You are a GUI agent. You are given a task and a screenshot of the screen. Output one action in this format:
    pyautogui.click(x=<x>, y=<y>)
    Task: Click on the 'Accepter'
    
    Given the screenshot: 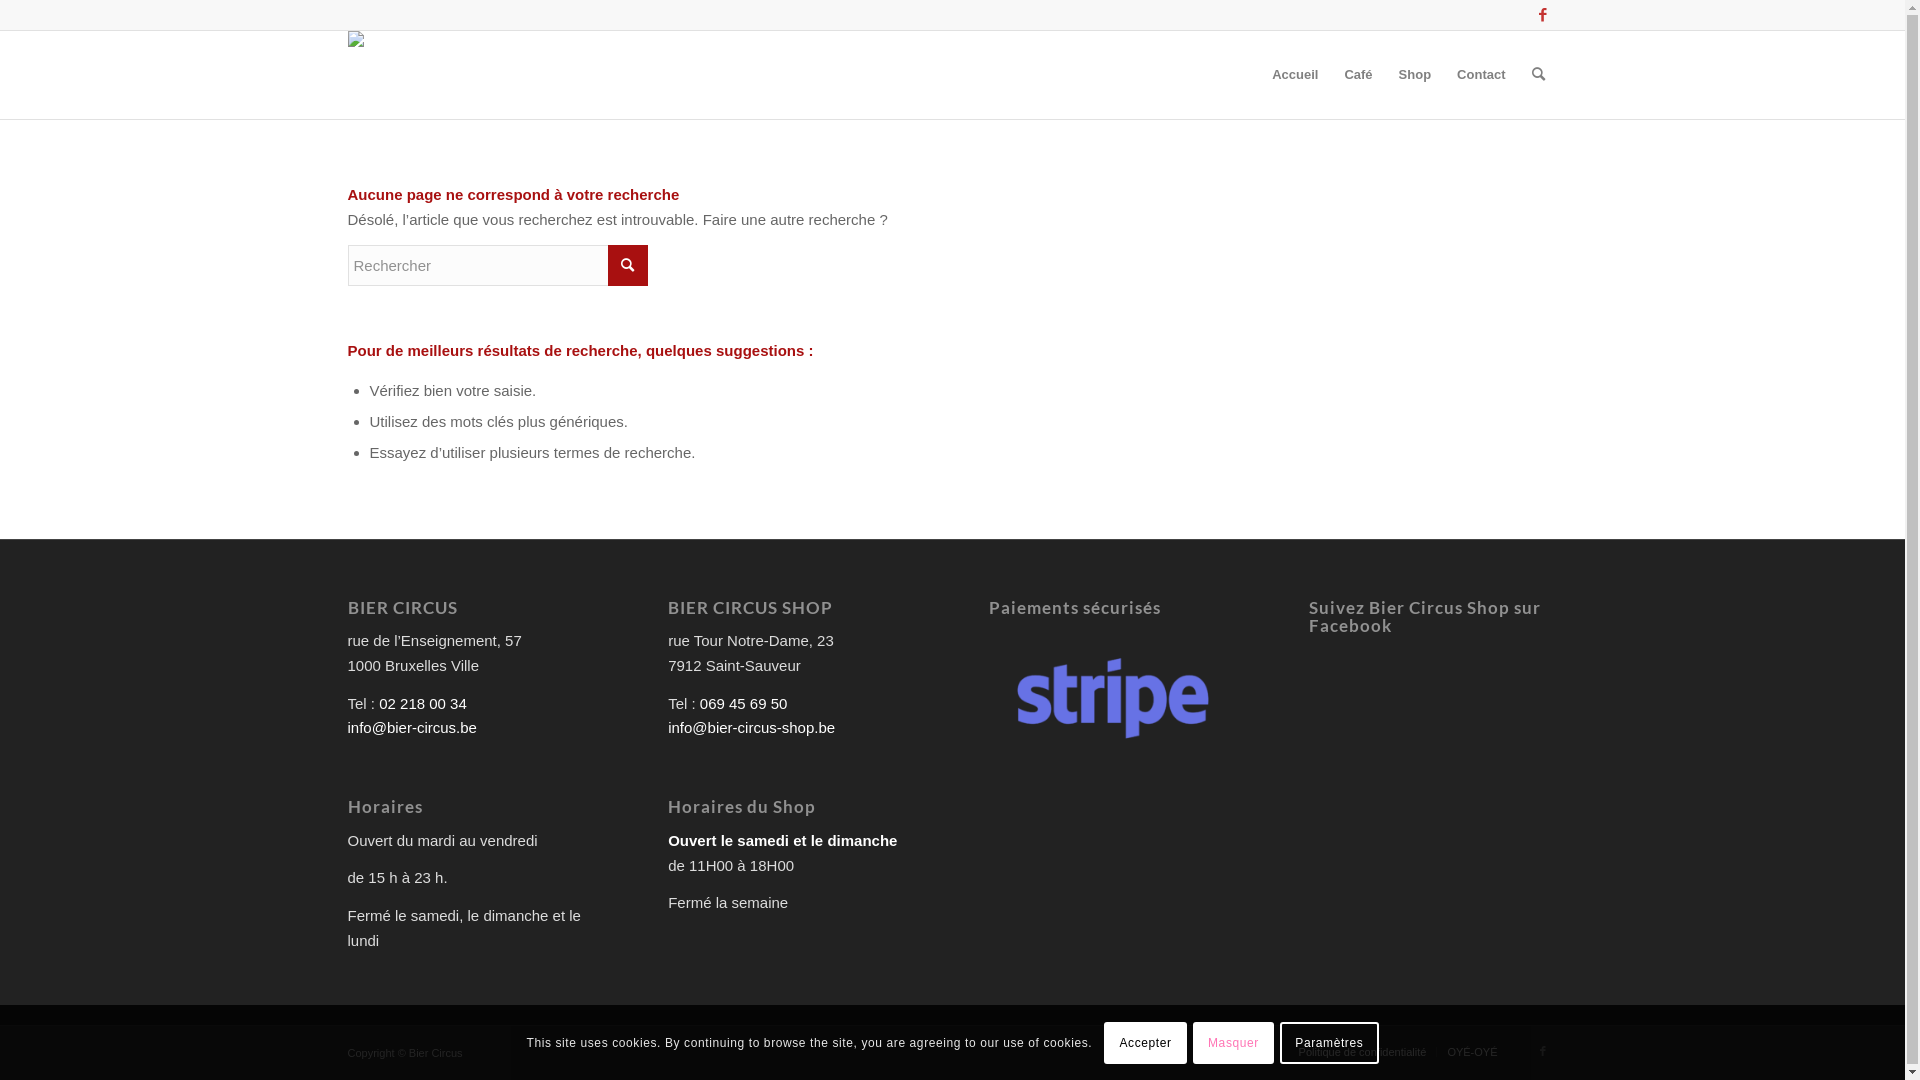 What is the action you would take?
    pyautogui.click(x=1145, y=1040)
    